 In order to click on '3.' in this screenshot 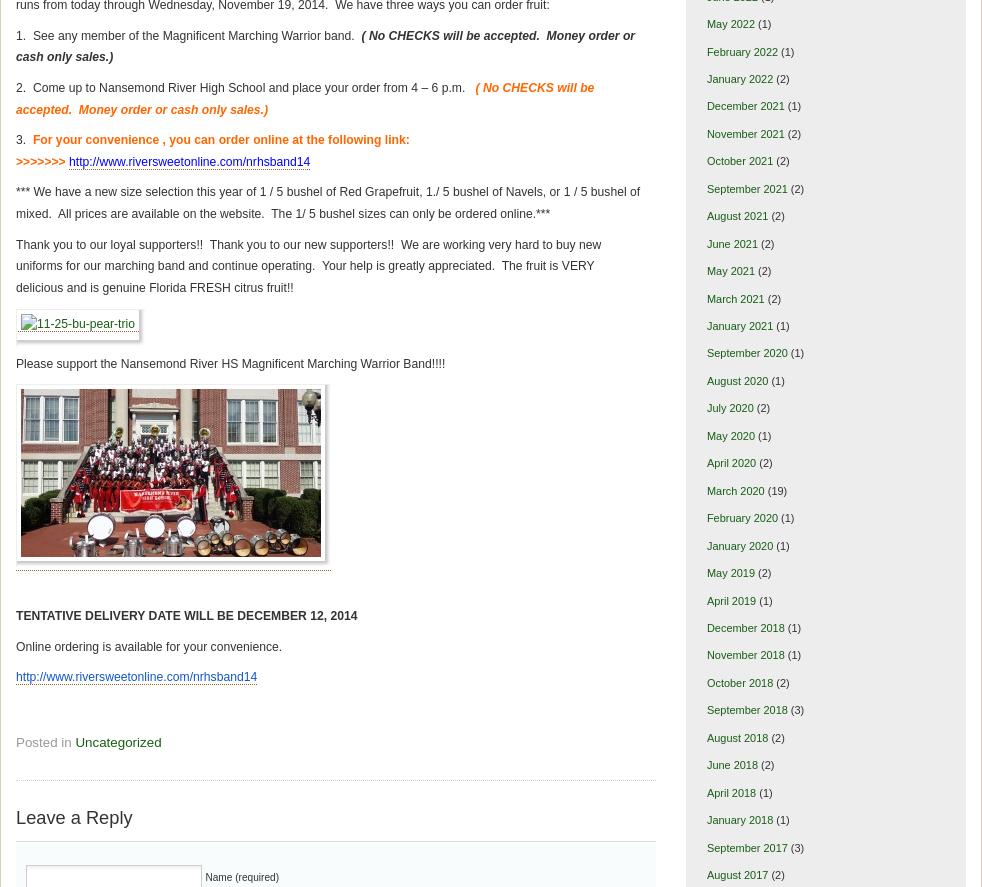, I will do `click(22, 139)`.